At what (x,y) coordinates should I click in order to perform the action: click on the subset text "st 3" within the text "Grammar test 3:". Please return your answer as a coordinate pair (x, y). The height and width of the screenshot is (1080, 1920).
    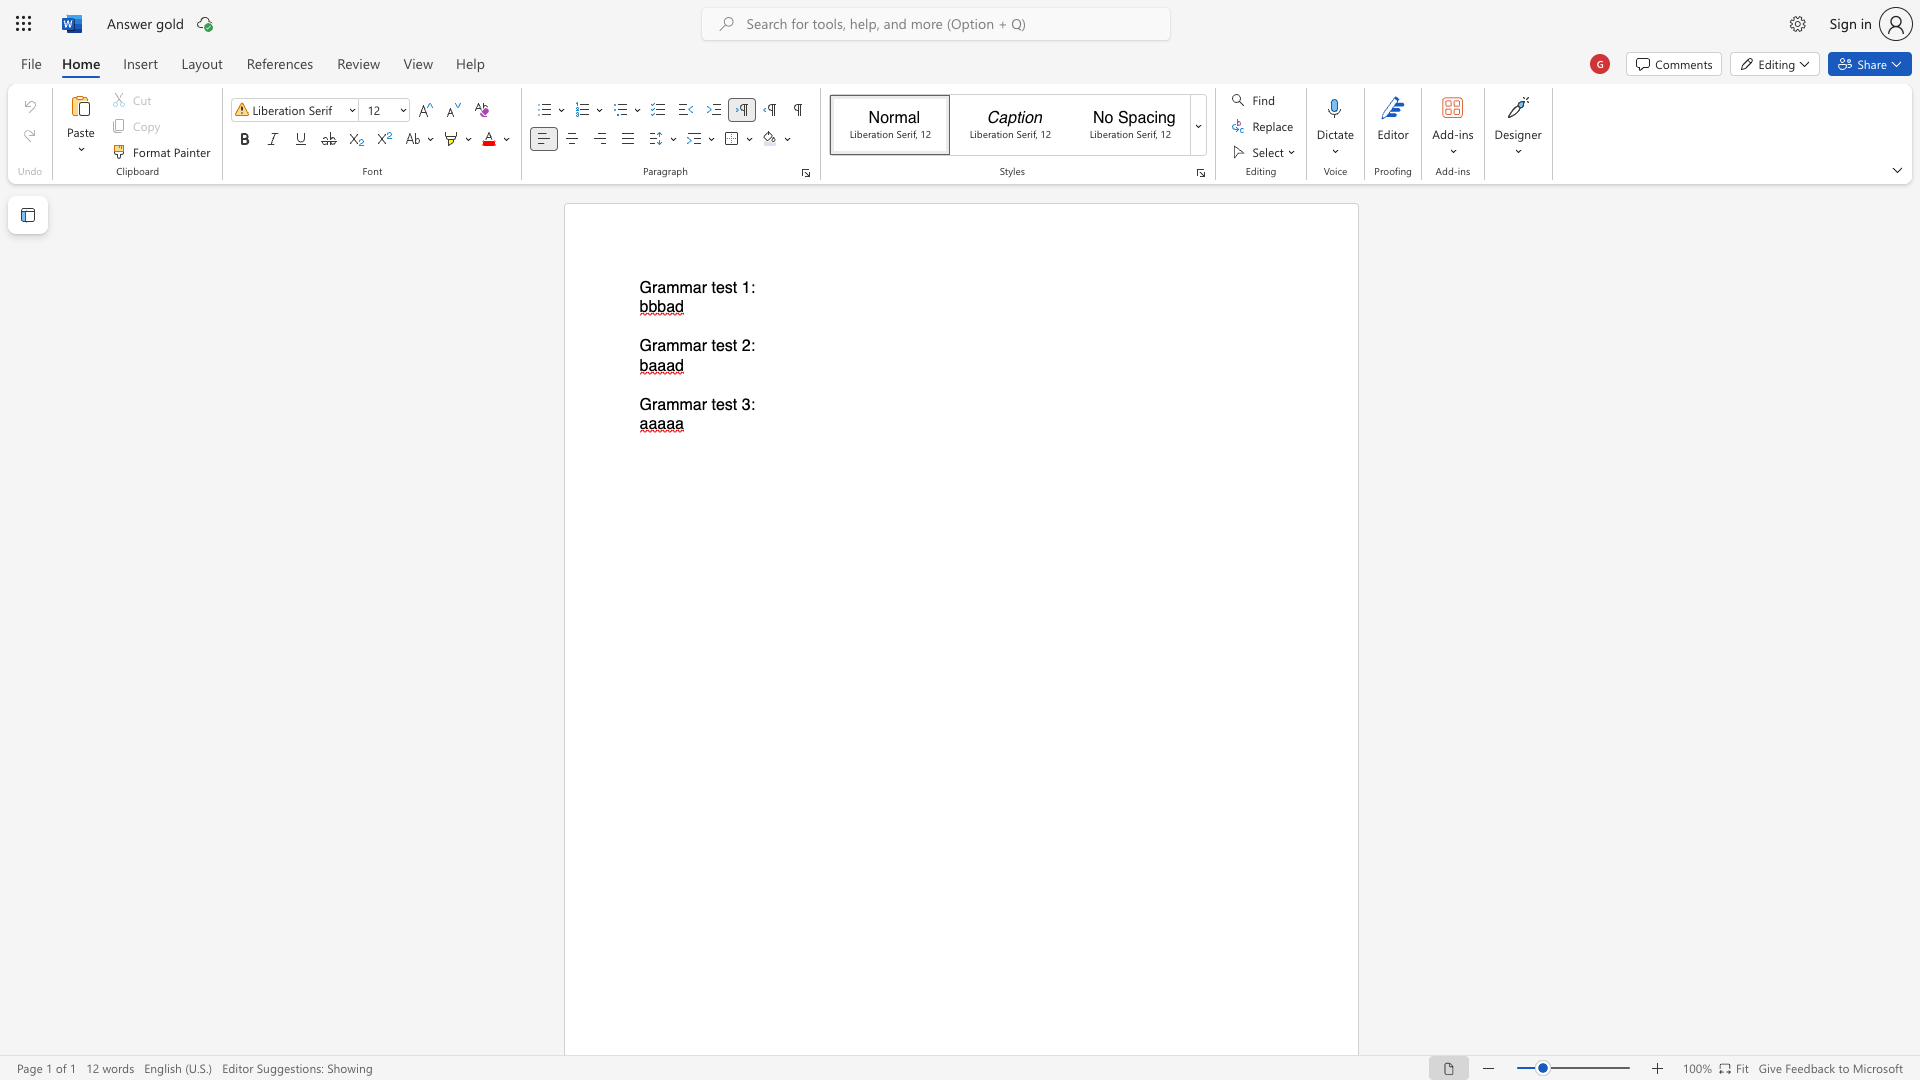
    Looking at the image, I should click on (723, 404).